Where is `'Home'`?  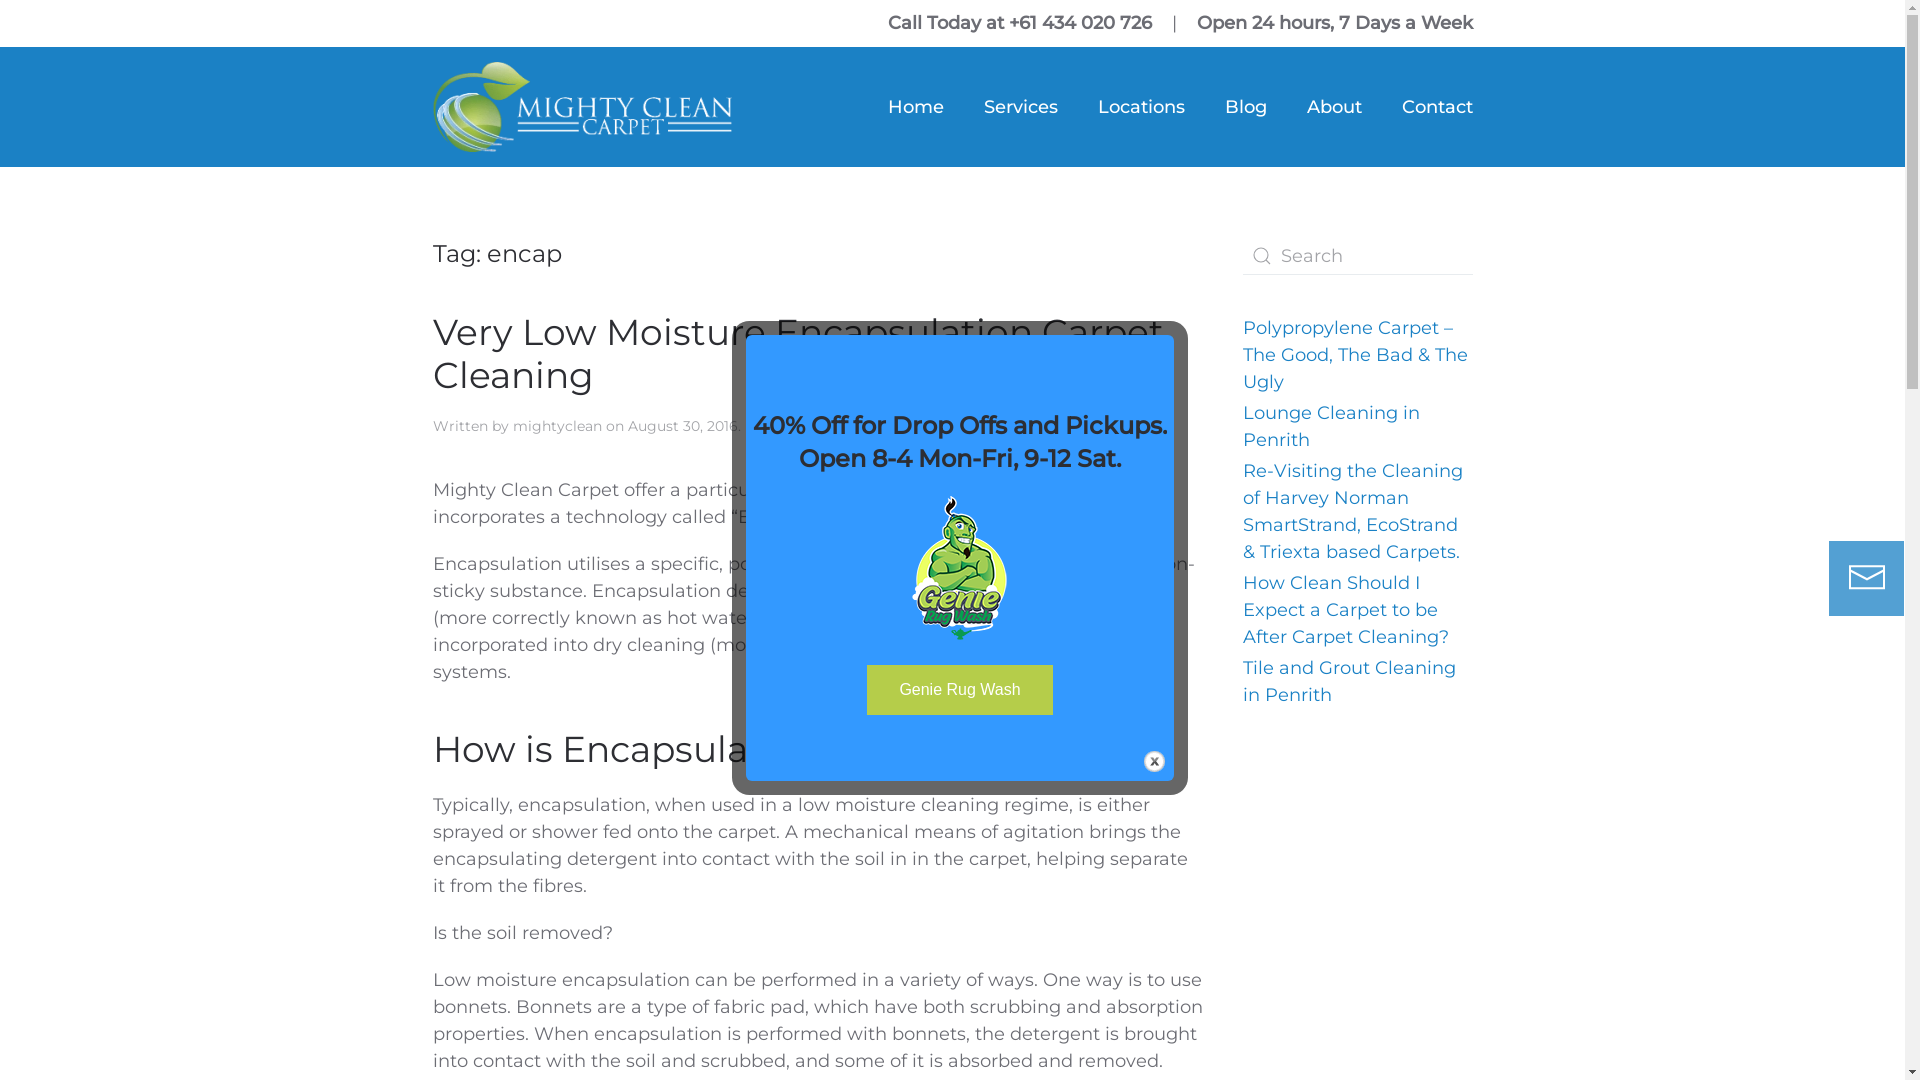
'Home' is located at coordinates (915, 107).